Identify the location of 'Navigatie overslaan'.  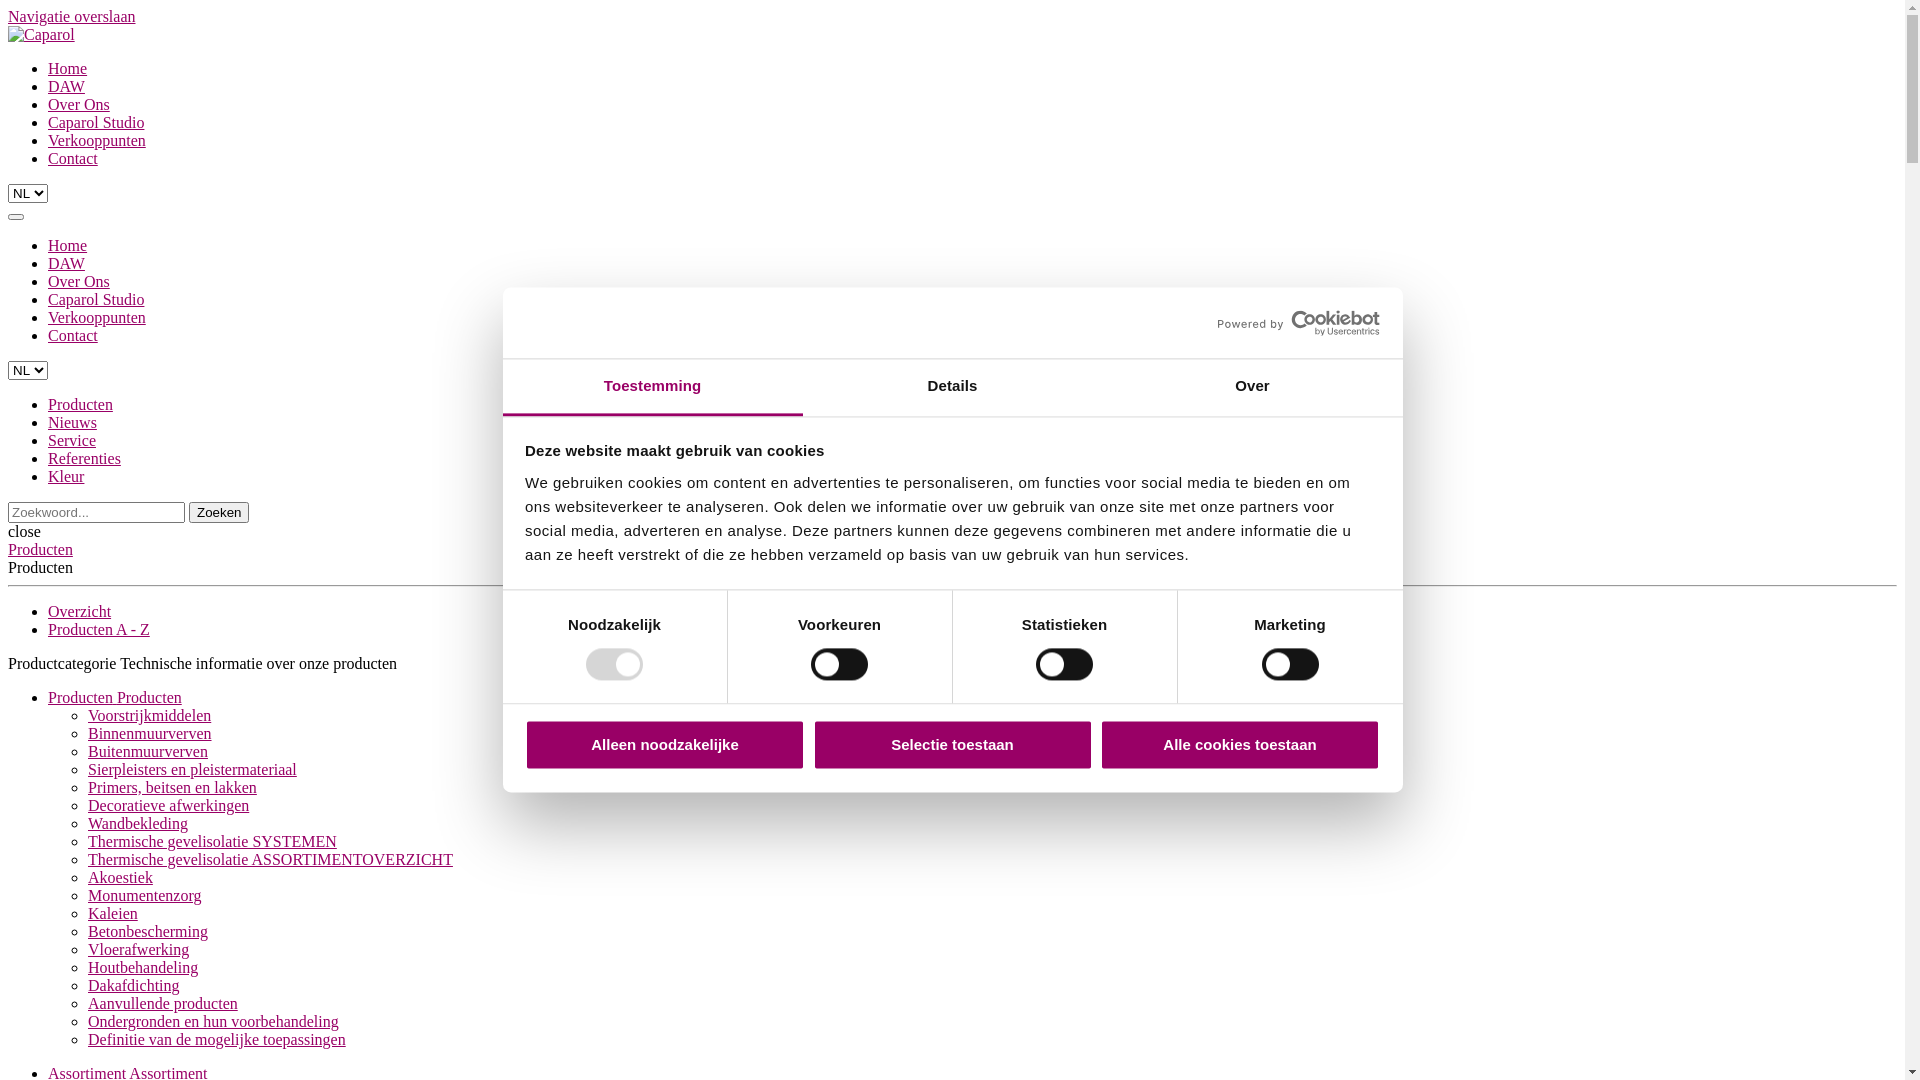
(72, 16).